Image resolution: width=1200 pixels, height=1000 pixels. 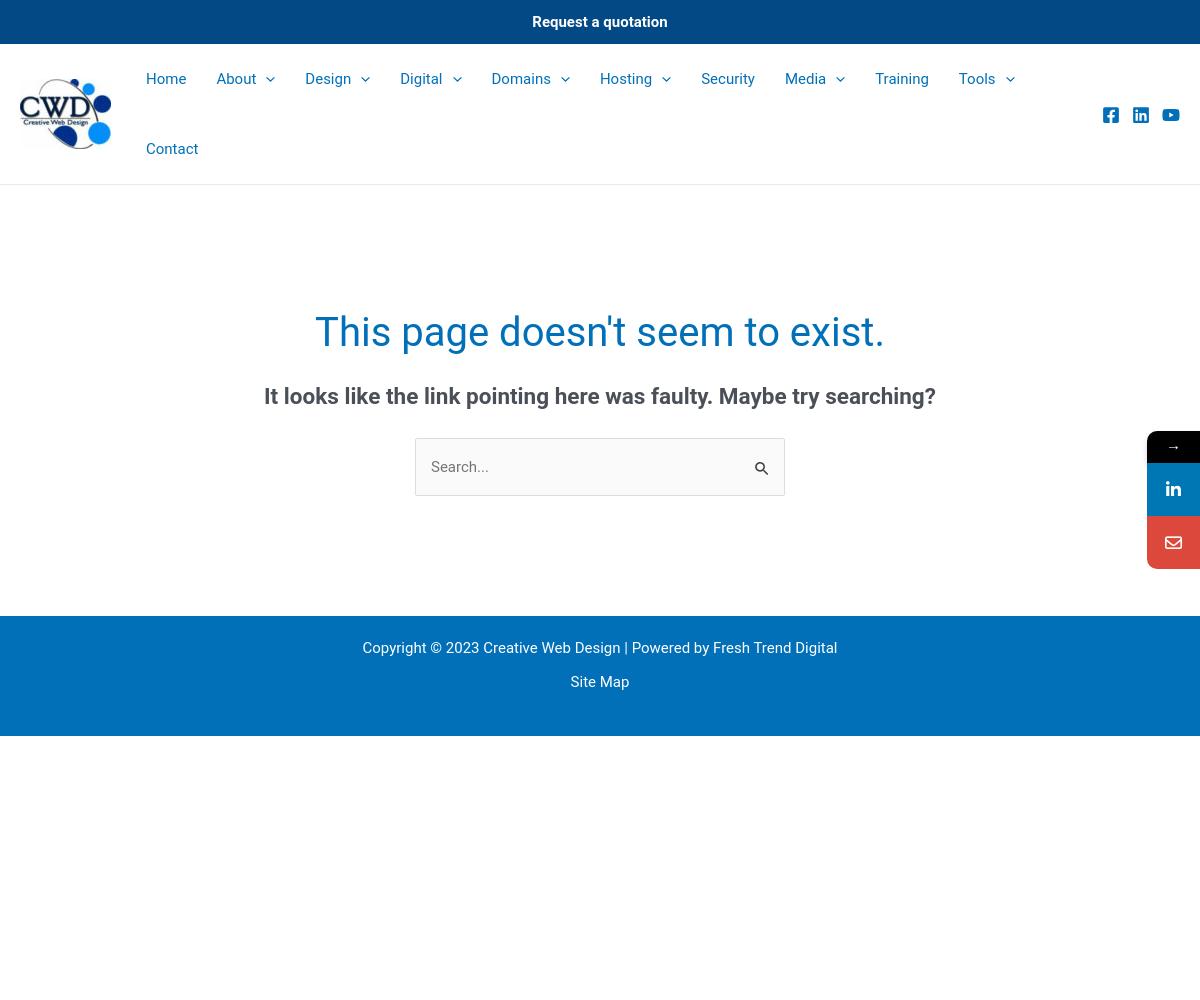 What do you see at coordinates (536, 647) in the screenshot?
I see `'Copyright © 2023 Creative Web Design | Powered by'` at bounding box center [536, 647].